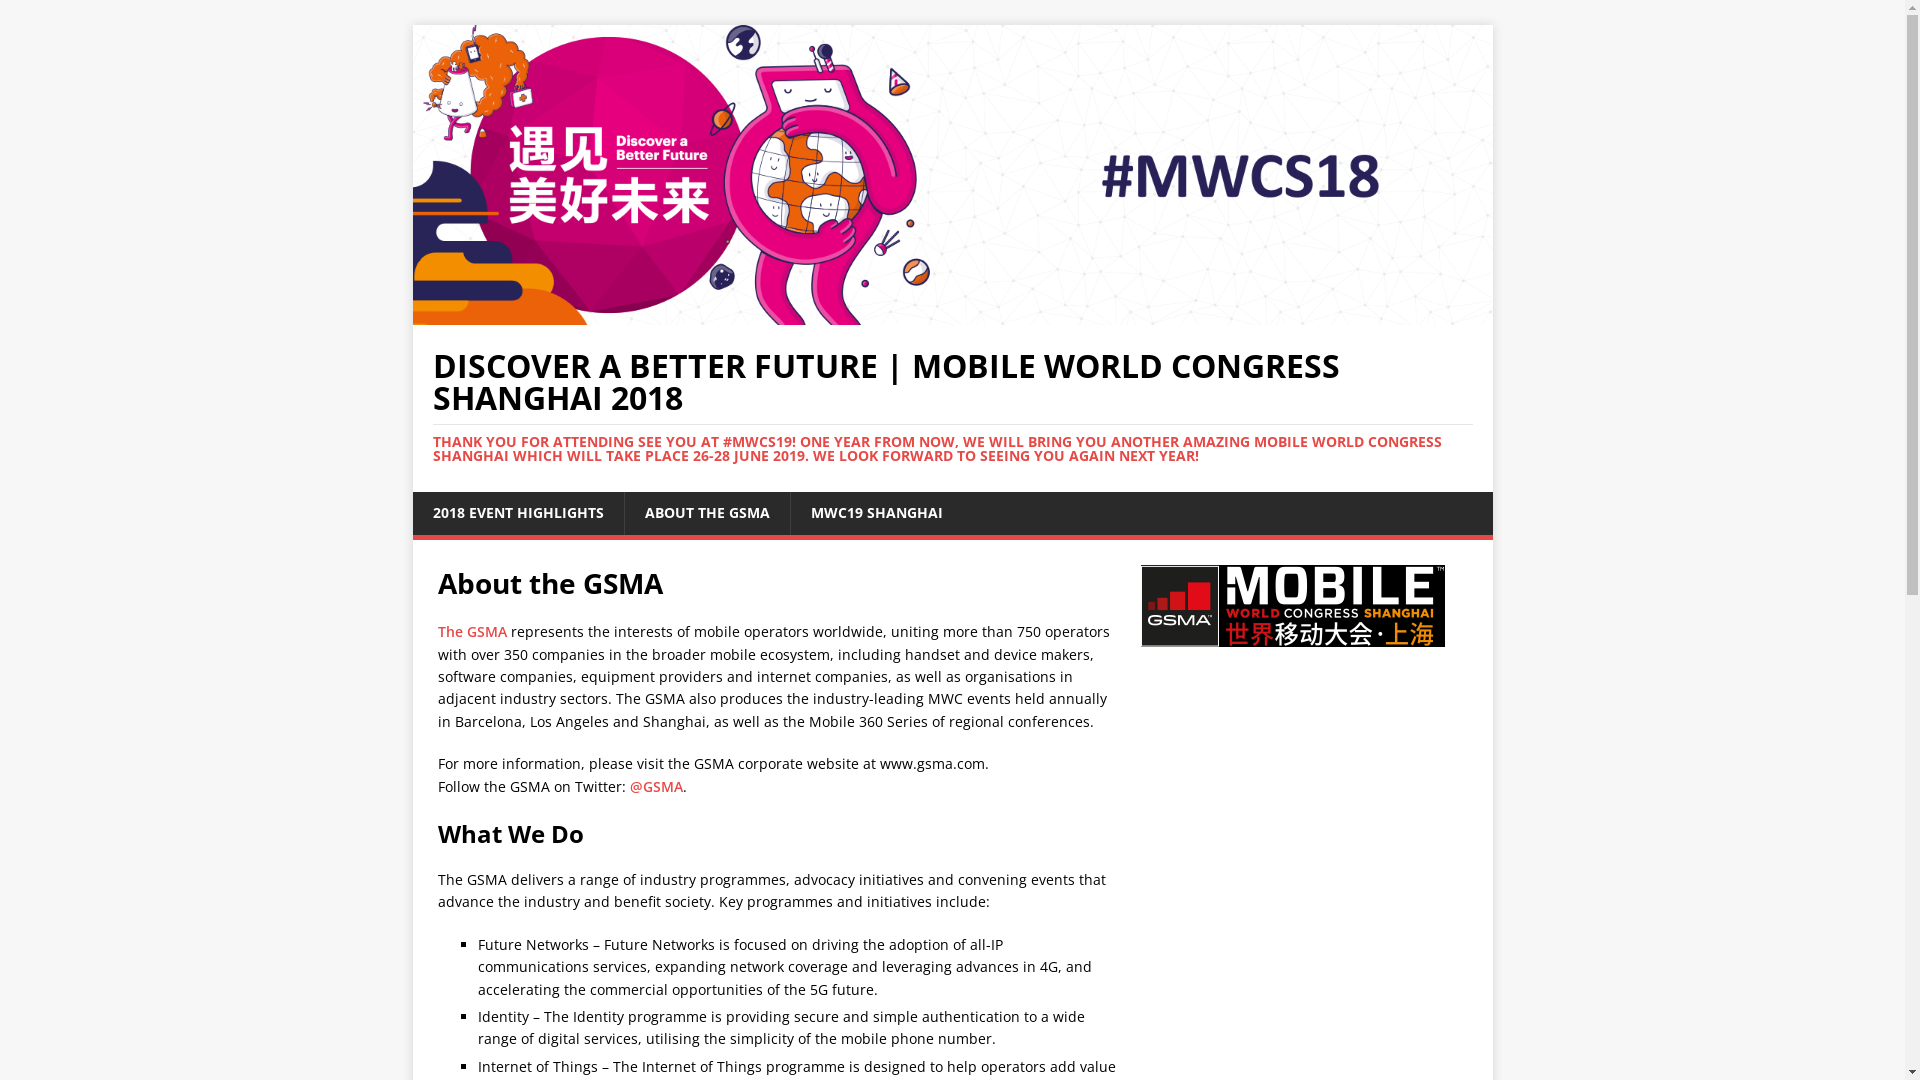 This screenshot has width=1920, height=1080. Describe the element at coordinates (706, 512) in the screenshot. I see `'ABOUT THE GSMA'` at that location.